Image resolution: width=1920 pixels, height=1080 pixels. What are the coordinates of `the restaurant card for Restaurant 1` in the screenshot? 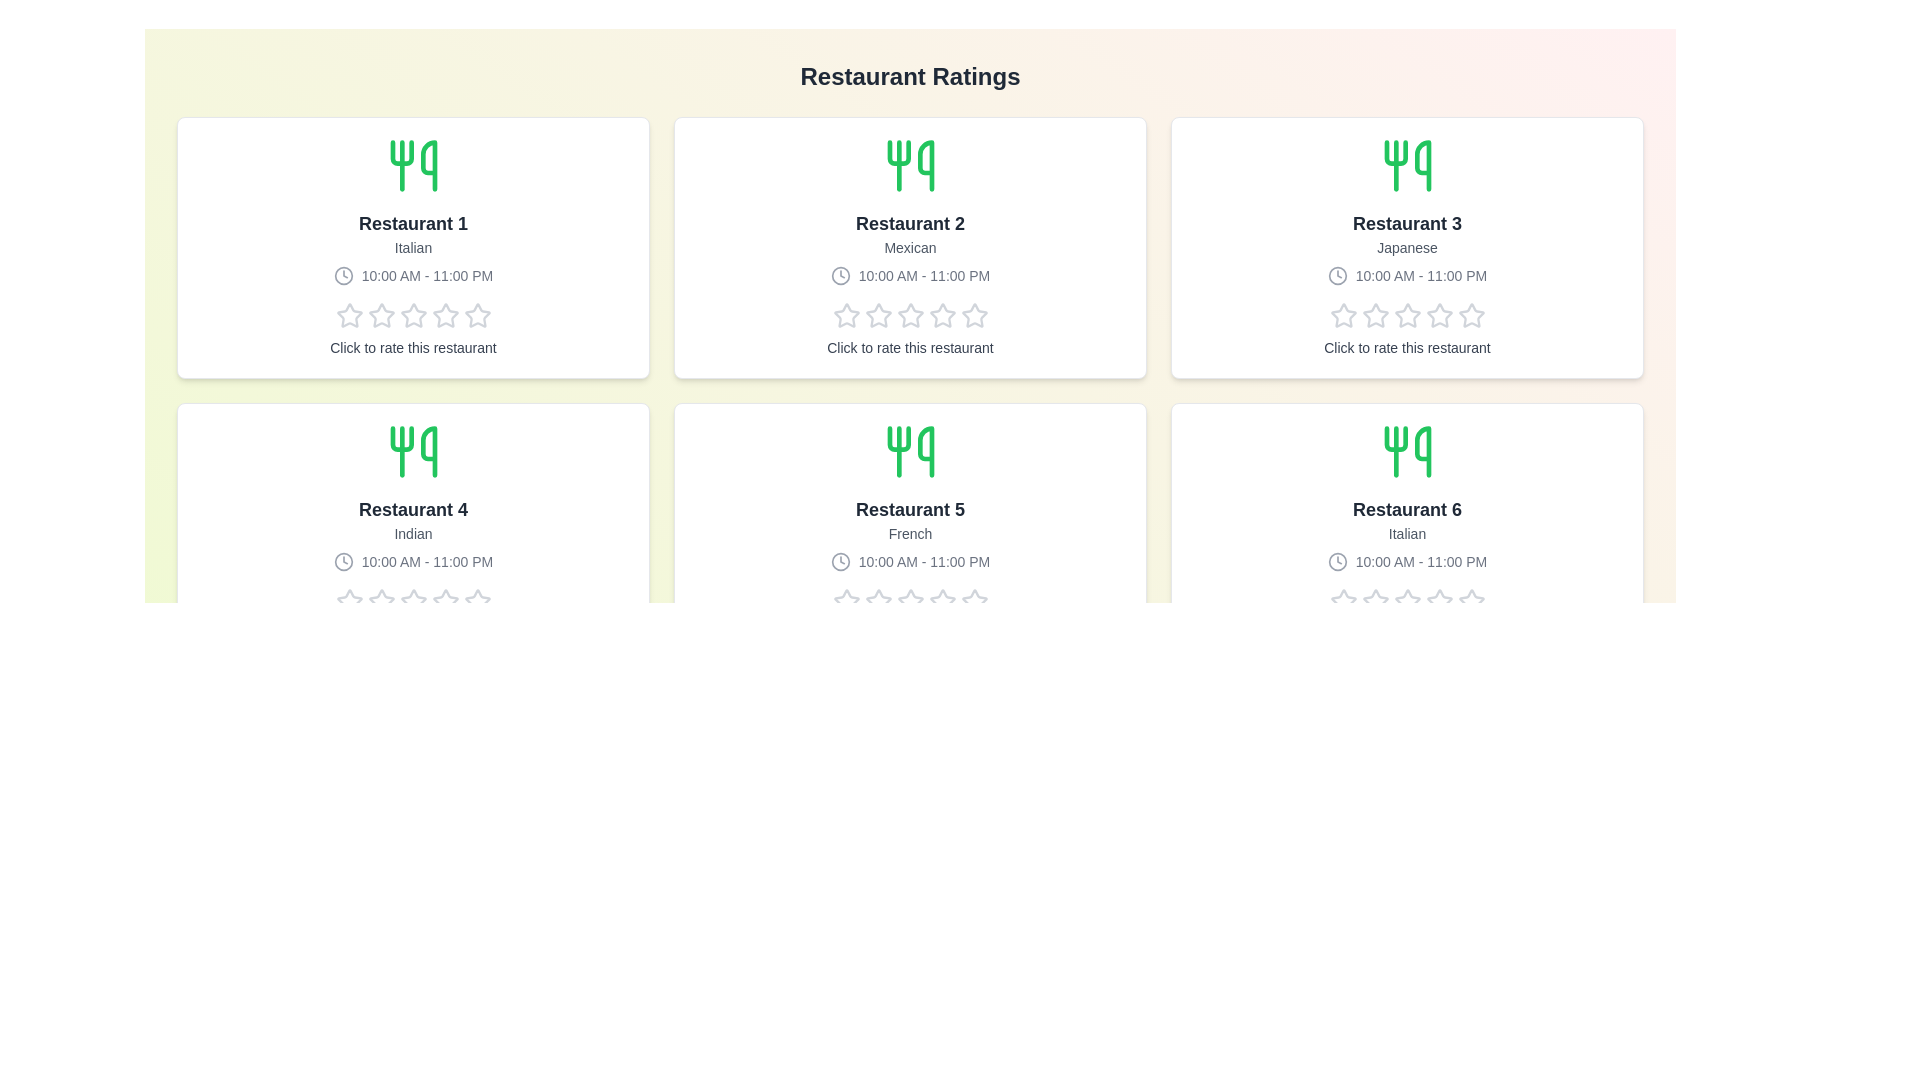 It's located at (412, 246).